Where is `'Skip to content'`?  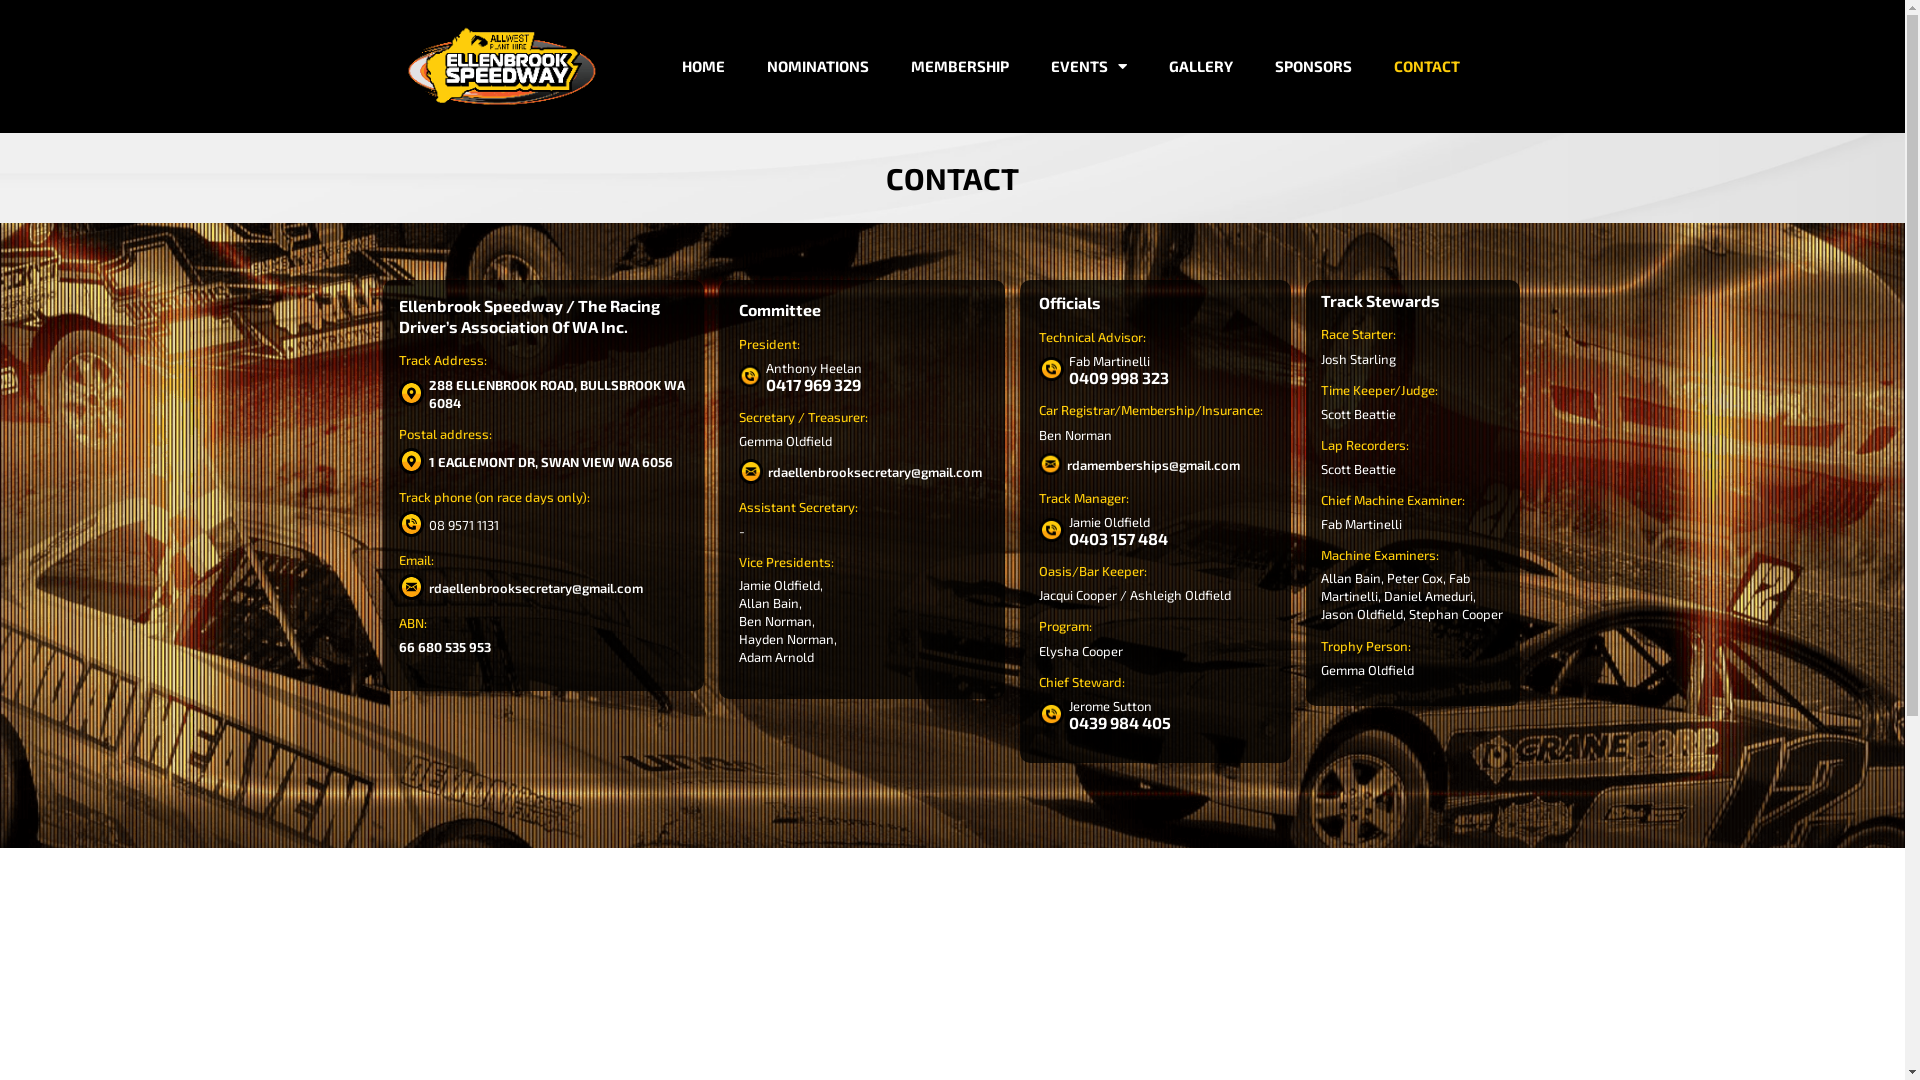
'Skip to content' is located at coordinates (14, 42).